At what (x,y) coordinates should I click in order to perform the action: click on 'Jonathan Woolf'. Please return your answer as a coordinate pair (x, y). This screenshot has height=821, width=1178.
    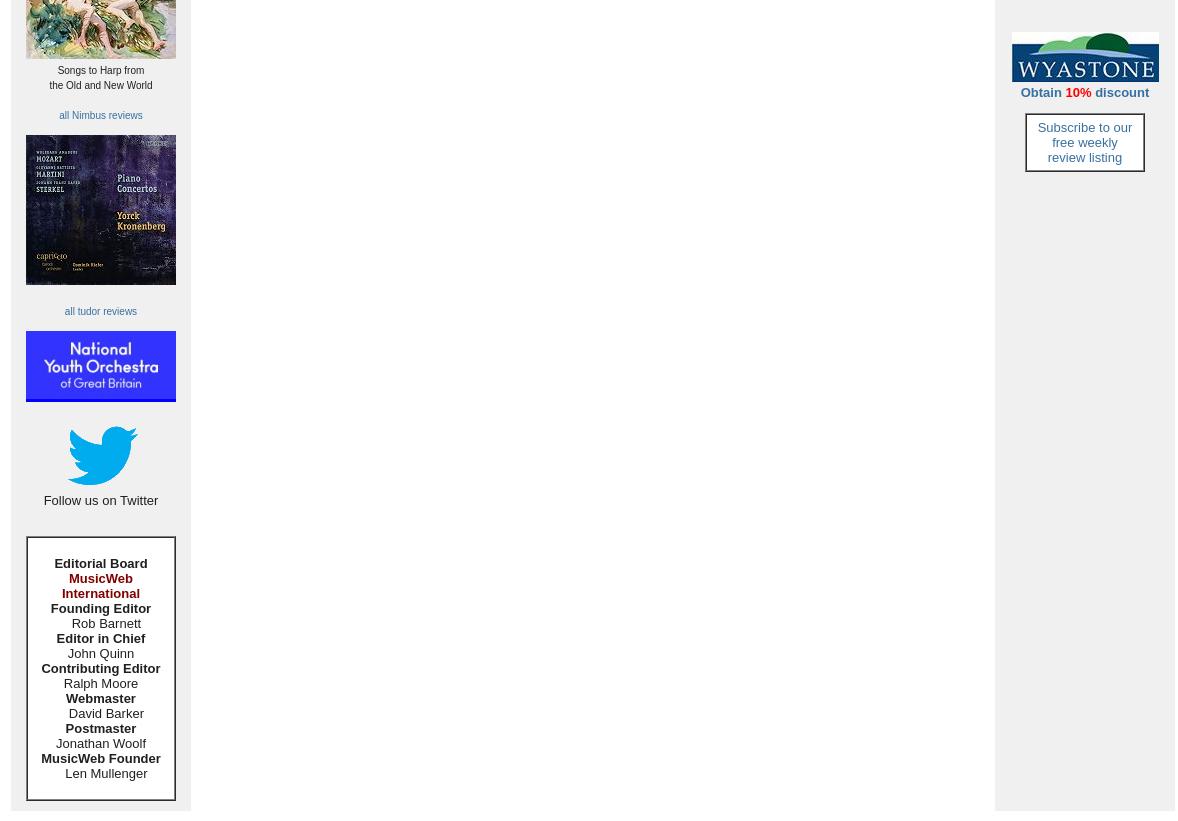
    Looking at the image, I should click on (99, 741).